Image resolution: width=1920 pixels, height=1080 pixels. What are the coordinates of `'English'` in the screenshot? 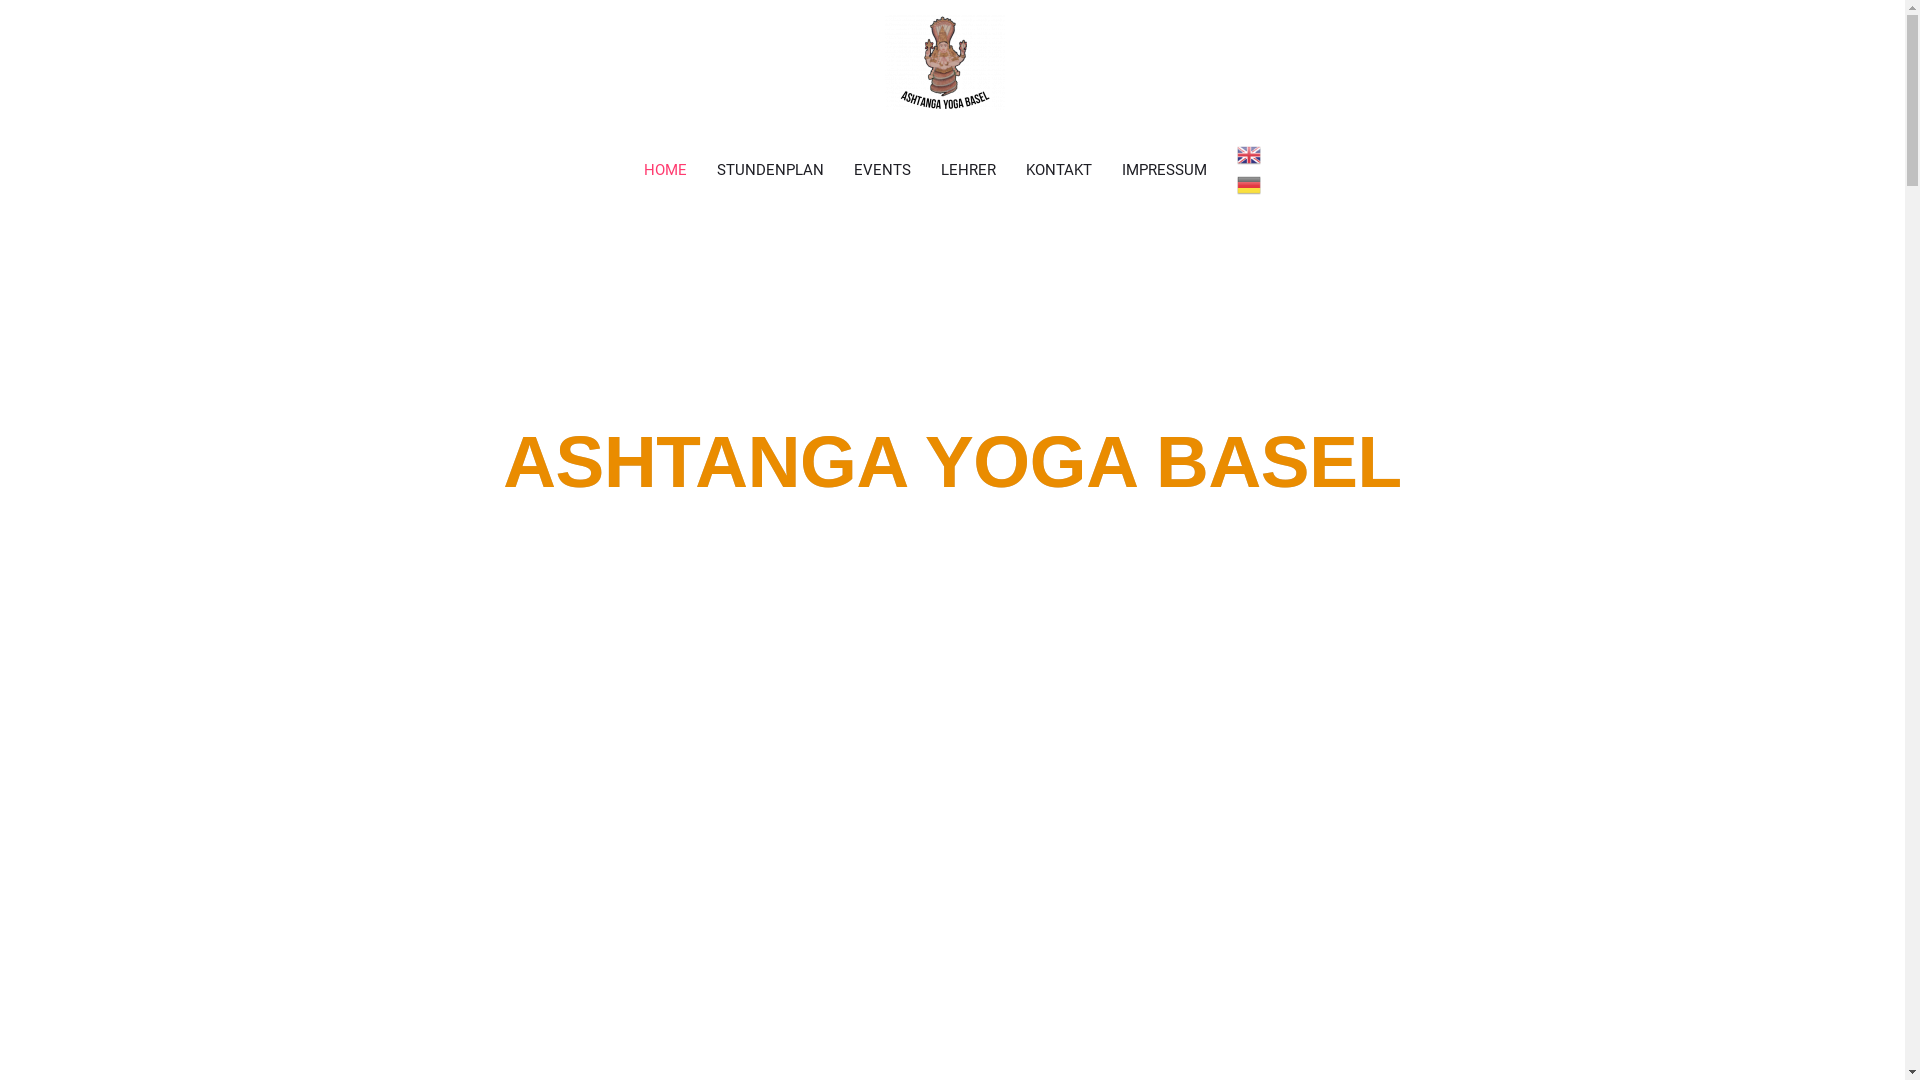 It's located at (1247, 153).